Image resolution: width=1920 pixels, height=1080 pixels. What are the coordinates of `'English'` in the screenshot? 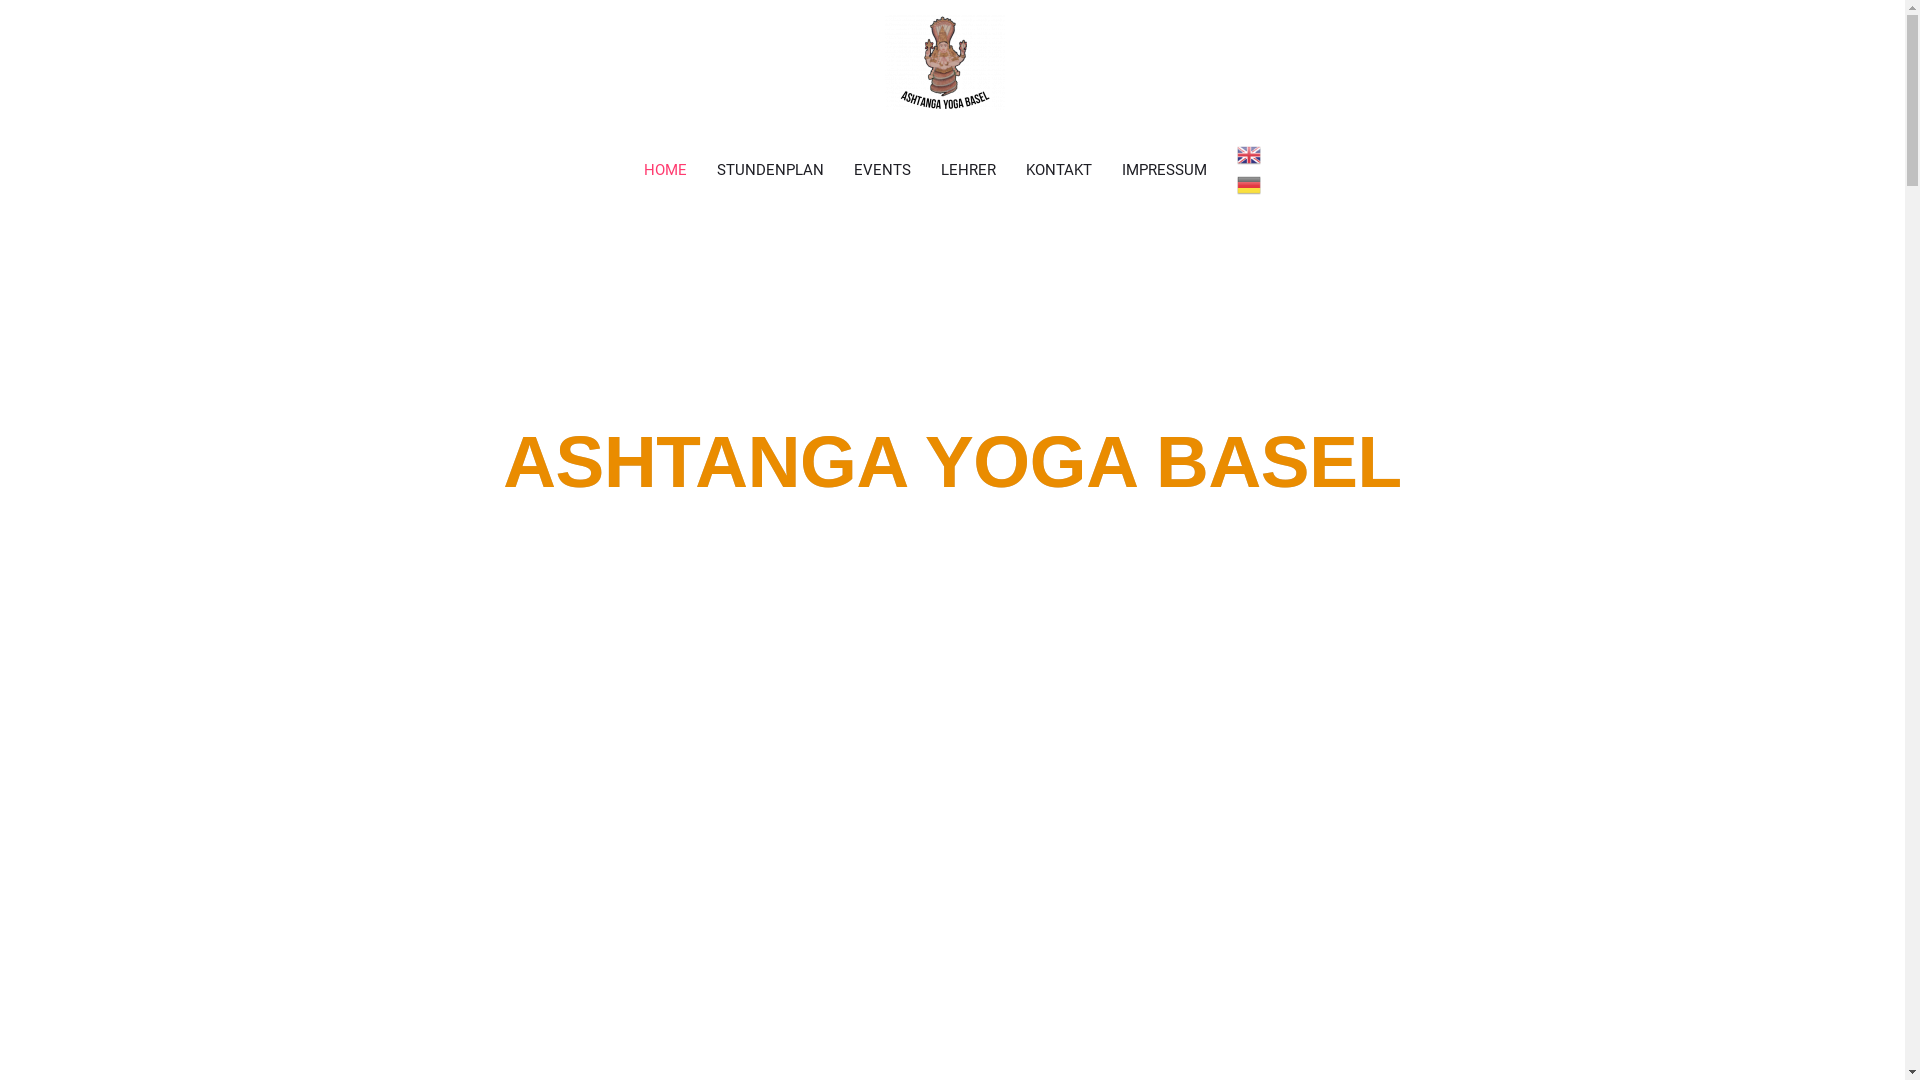 It's located at (1247, 153).